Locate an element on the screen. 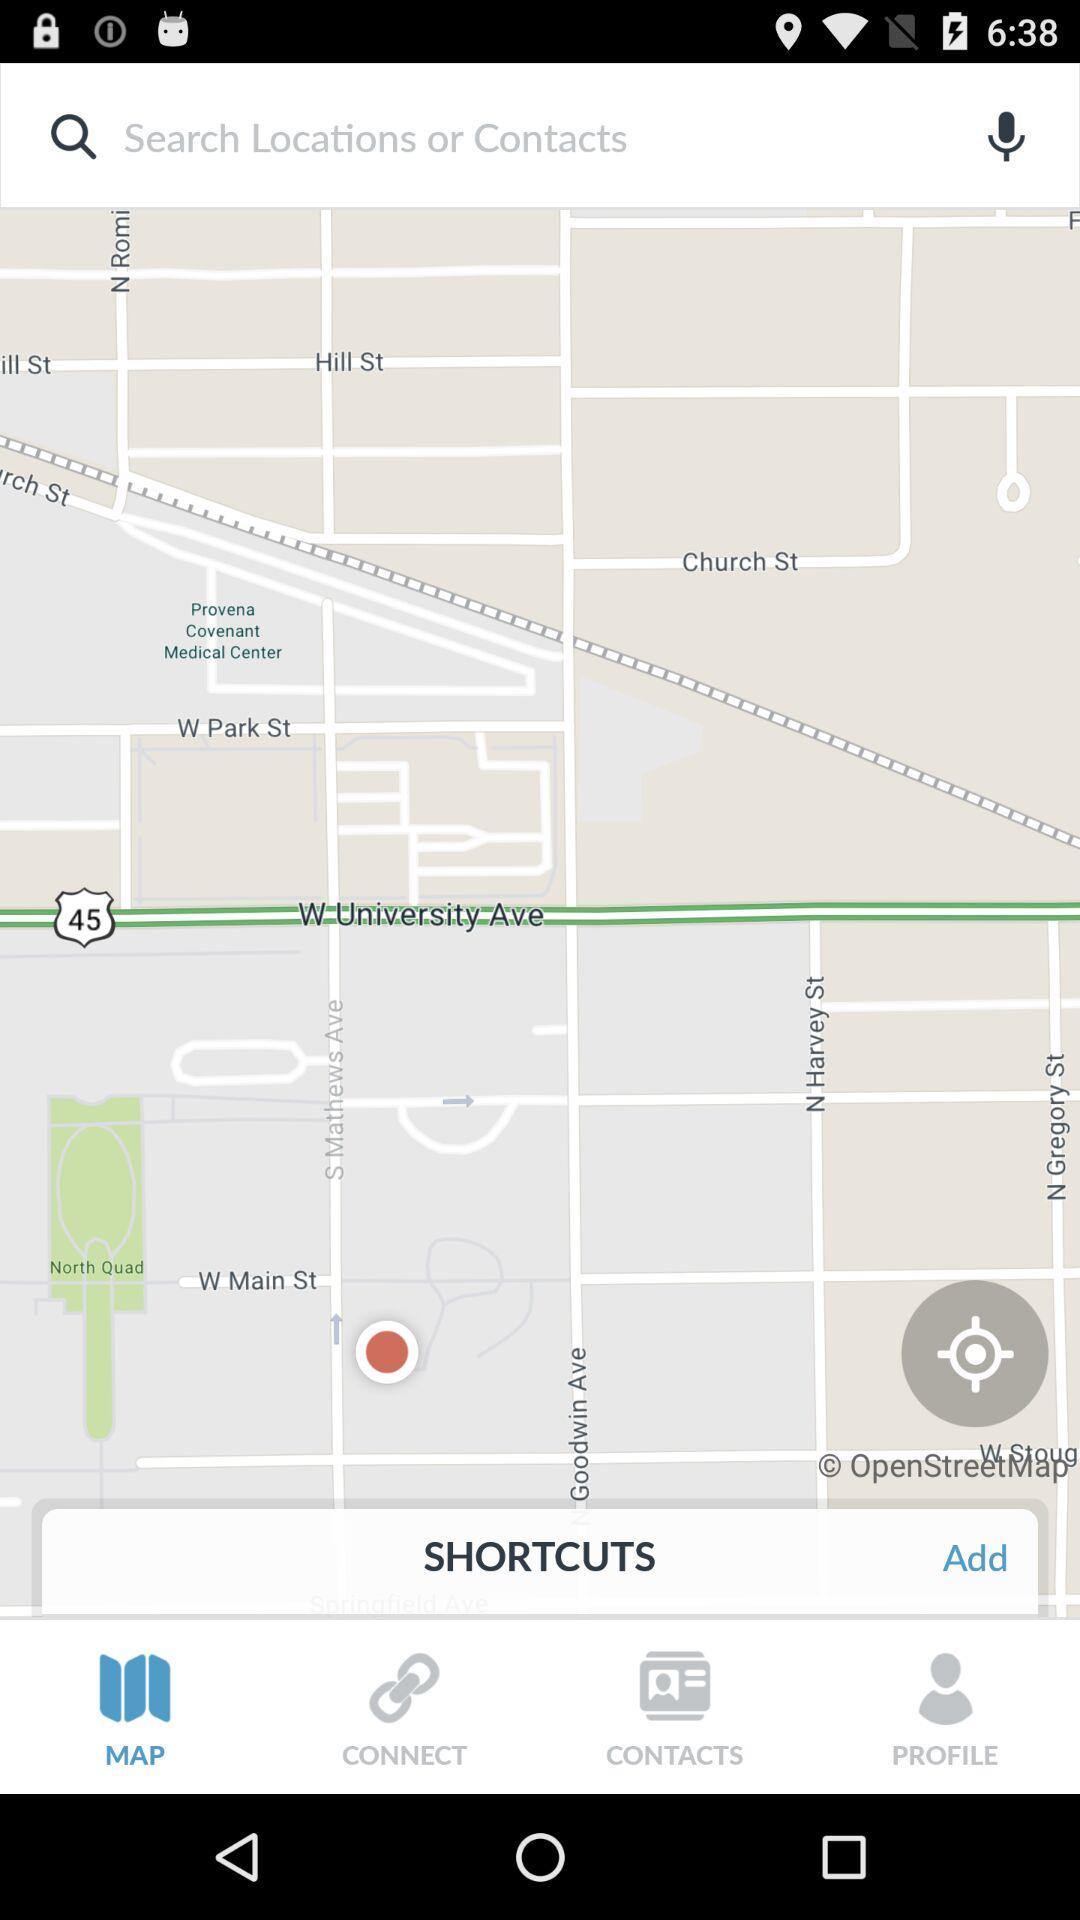 This screenshot has height=1920, width=1080. the microphone icon is located at coordinates (1006, 145).